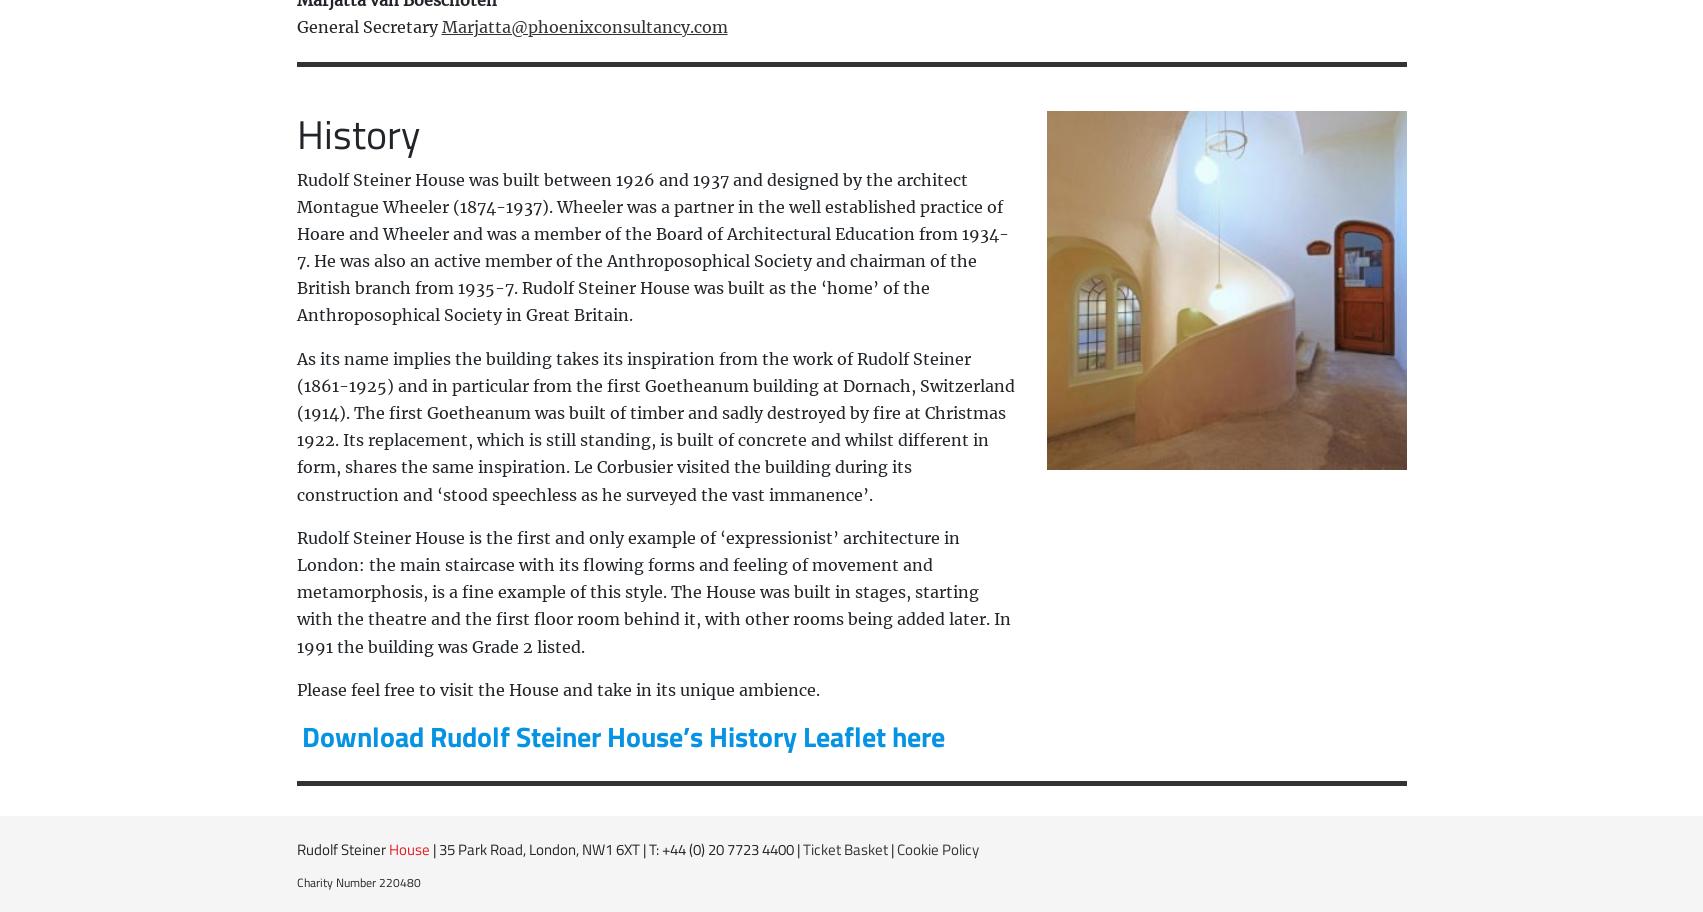  What do you see at coordinates (651, 246) in the screenshot?
I see `'Rudolf Steiner House was built between 1926 and 1937 and designed by the architect Montague Wheeler (1874-1937). Wheeler was a partner in the well established practice of Hoare and Wheeler and was a member of the Board of Architectural Education from 1934-7. He was also an active member of the Anthroposophical Society and chairman of the British branch from 1935-7. Rudolf Steiner House was built as the ‘home’ of the Anthroposophical Society in Great Britain.'` at bounding box center [651, 246].